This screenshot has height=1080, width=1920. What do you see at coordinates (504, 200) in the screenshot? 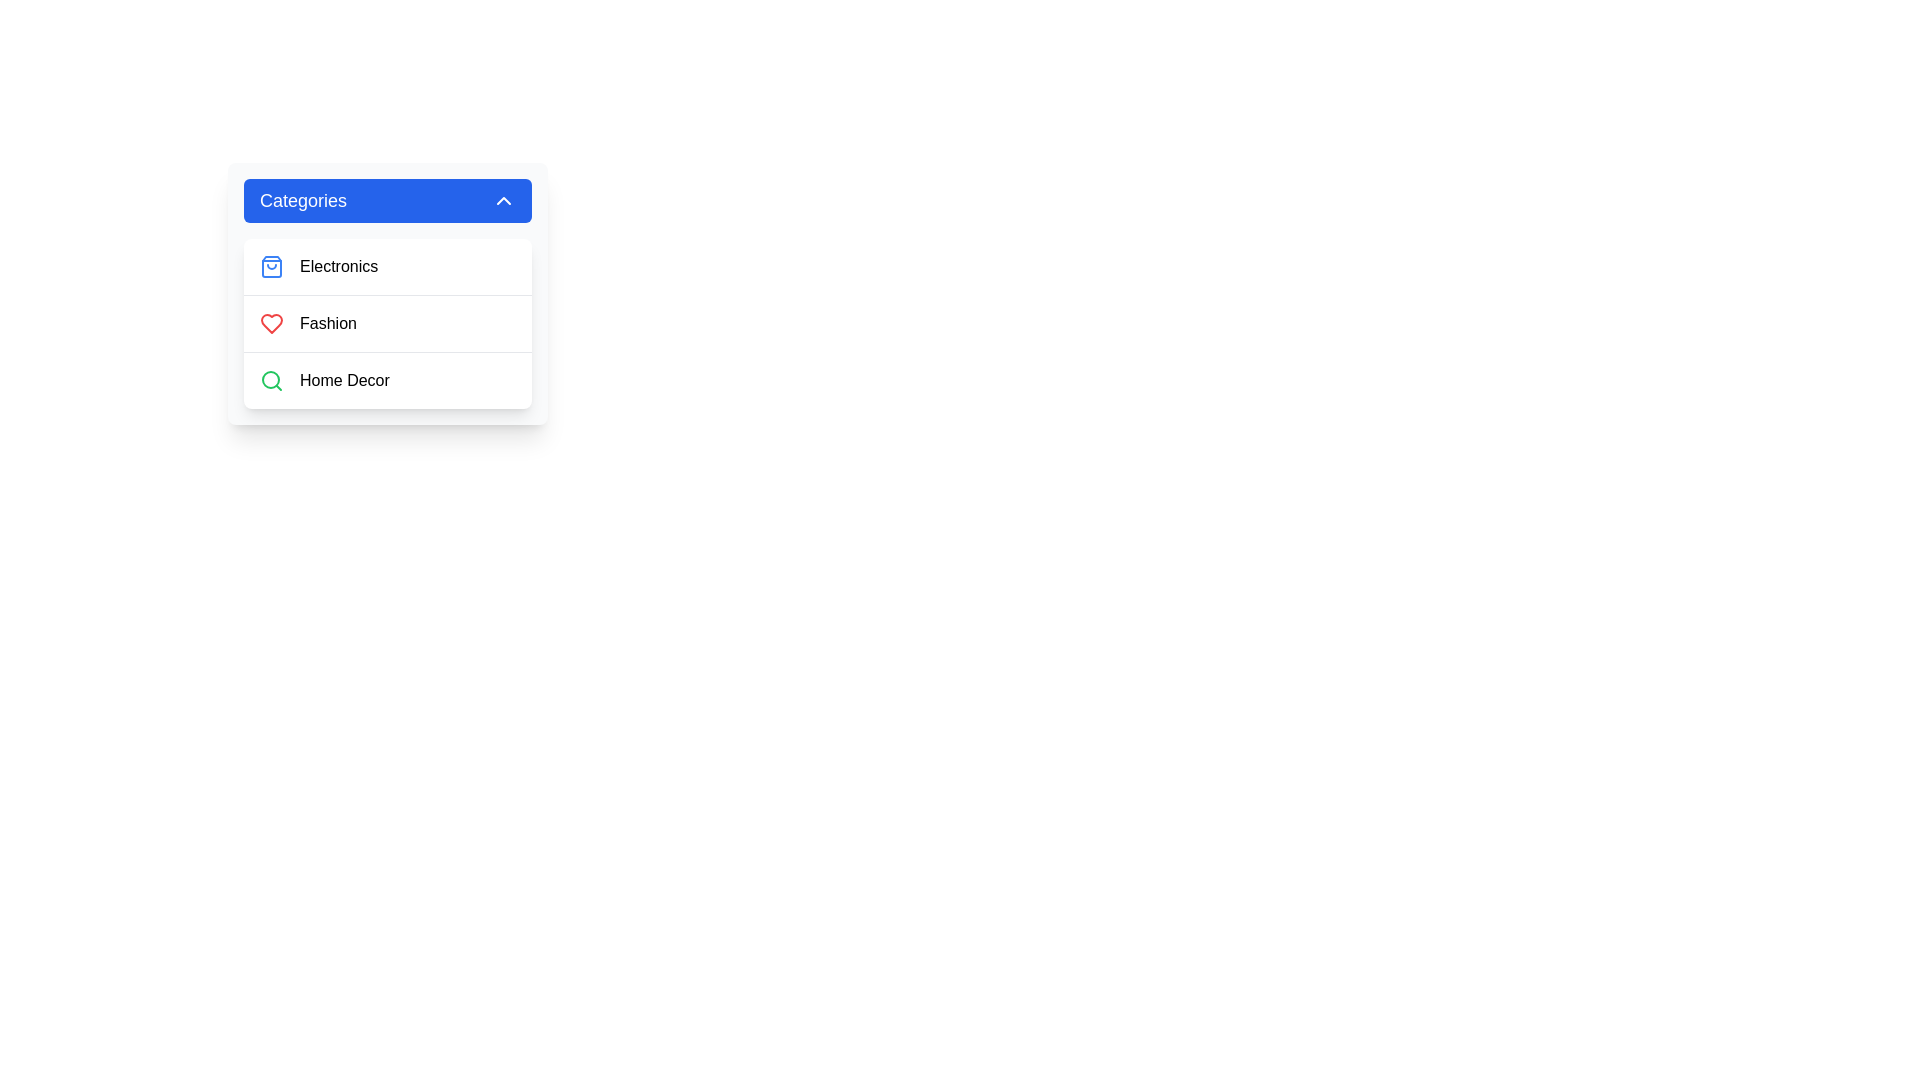
I see `the upward-pointing chevron icon located at the right end of the blue button labeled 'Categories'` at bounding box center [504, 200].